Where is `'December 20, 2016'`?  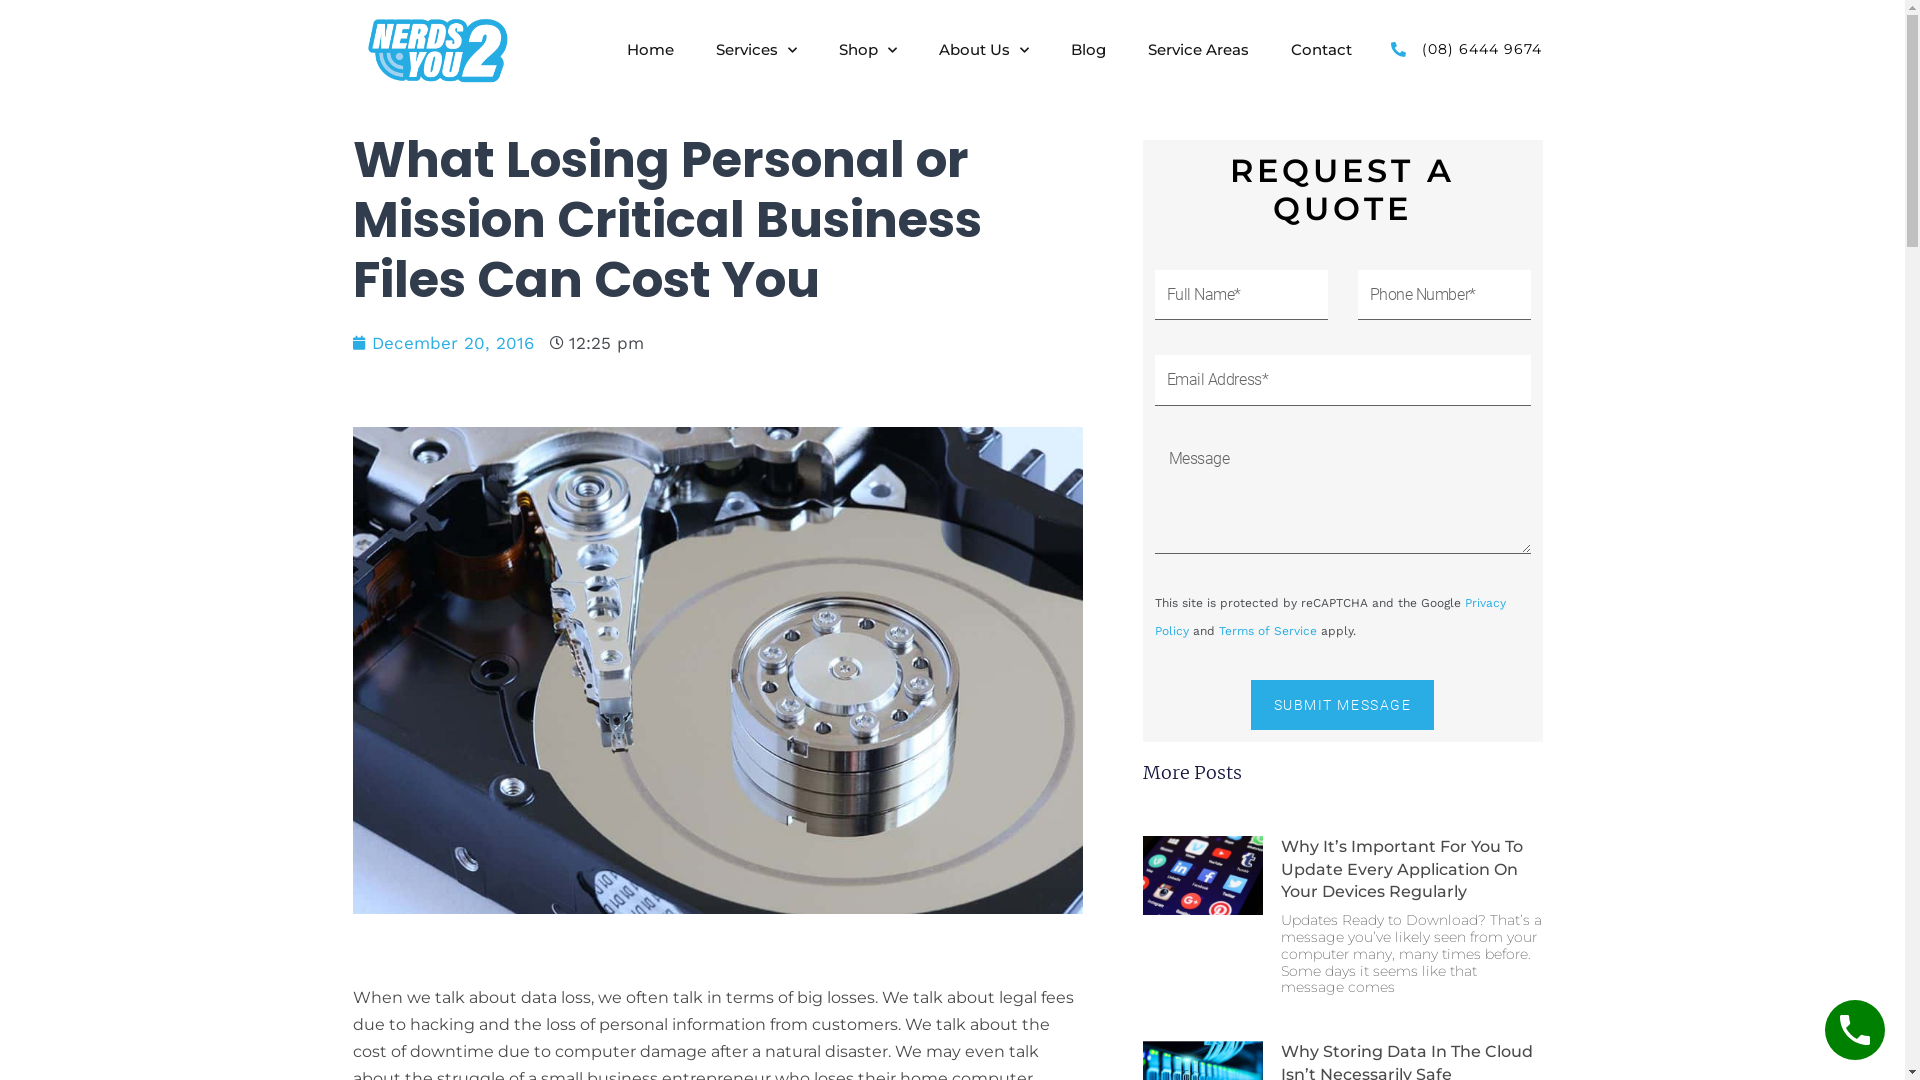
'December 20, 2016' is located at coordinates (441, 342).